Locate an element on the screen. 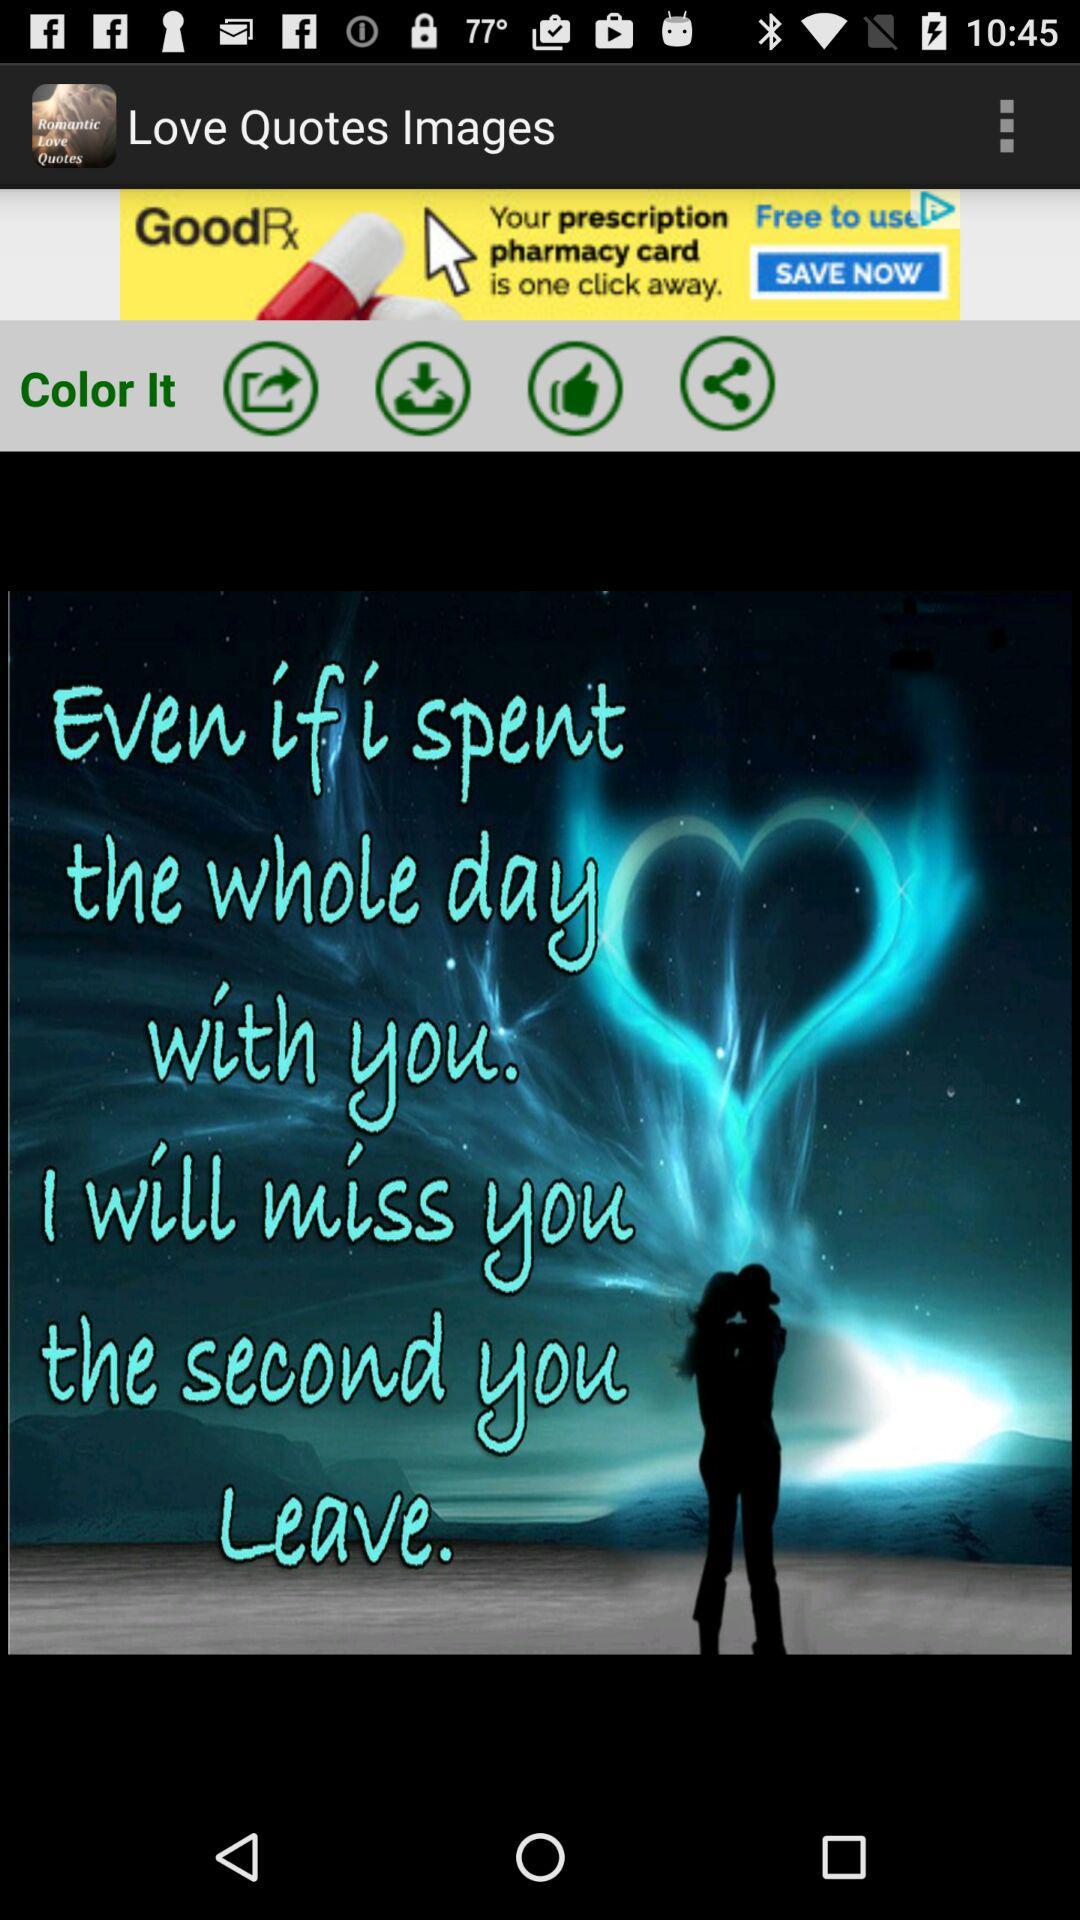 The image size is (1080, 1920). the thumbs_up icon is located at coordinates (575, 414).